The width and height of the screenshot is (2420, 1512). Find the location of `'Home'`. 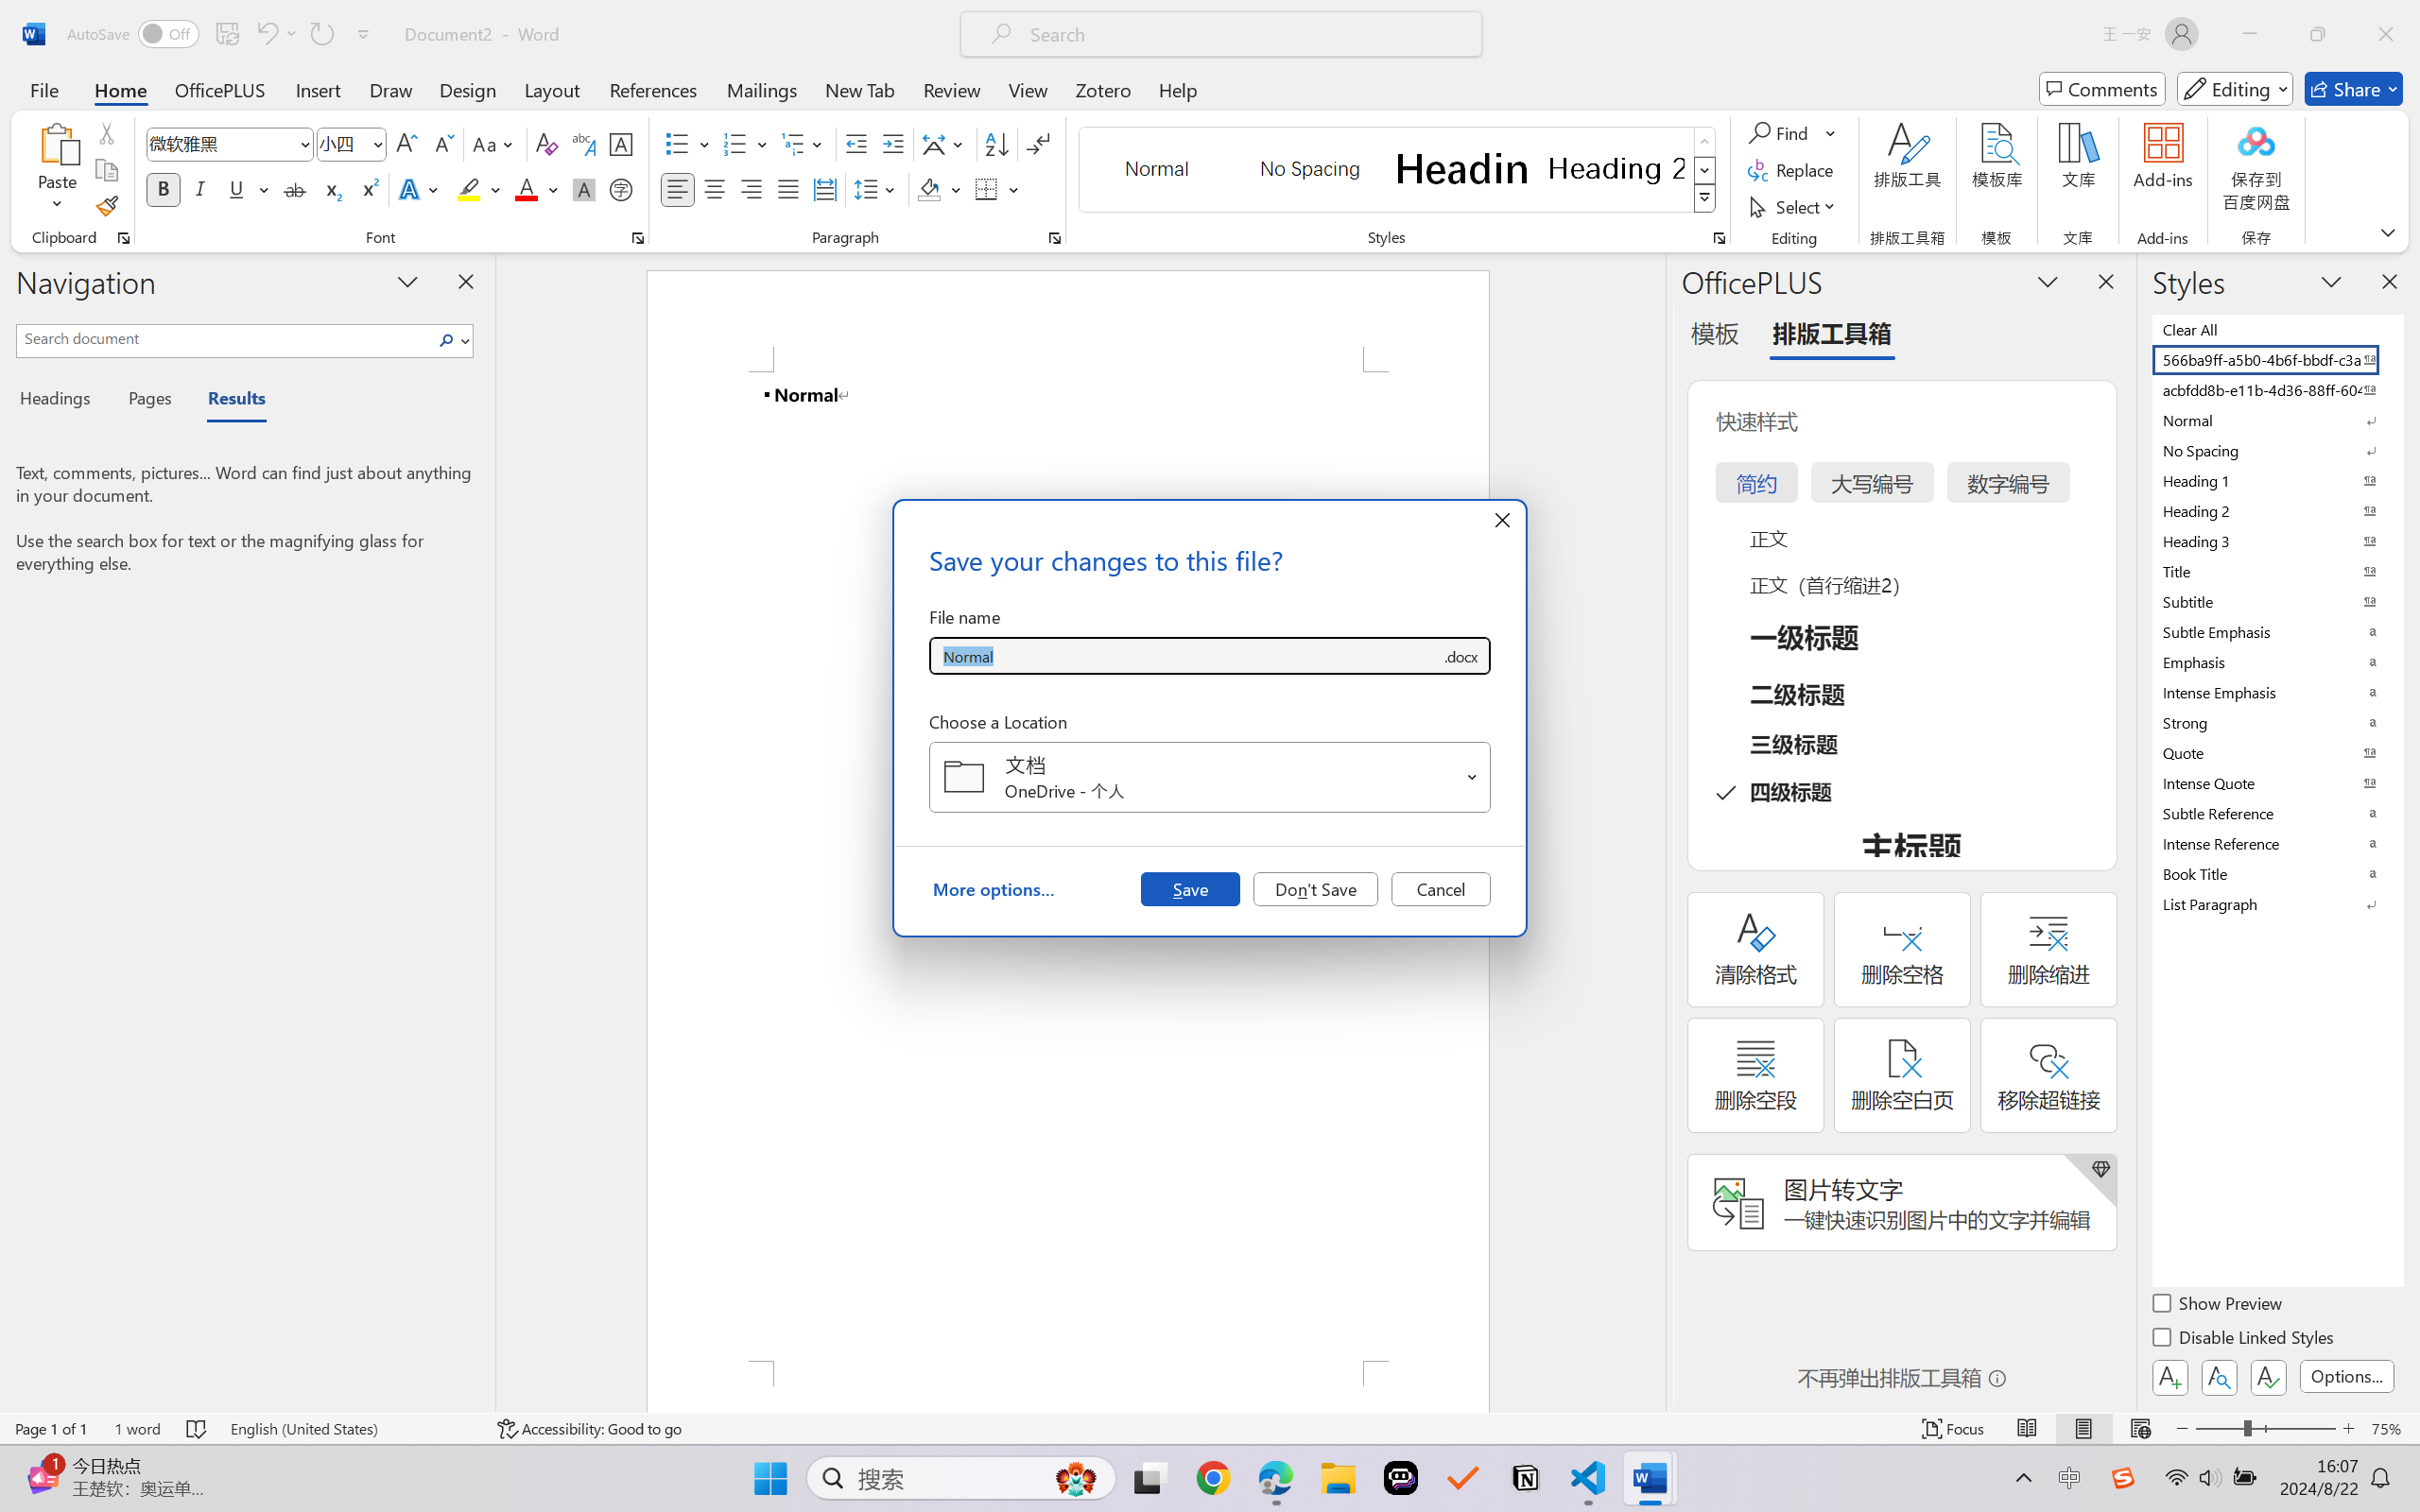

'Home' is located at coordinates (121, 88).